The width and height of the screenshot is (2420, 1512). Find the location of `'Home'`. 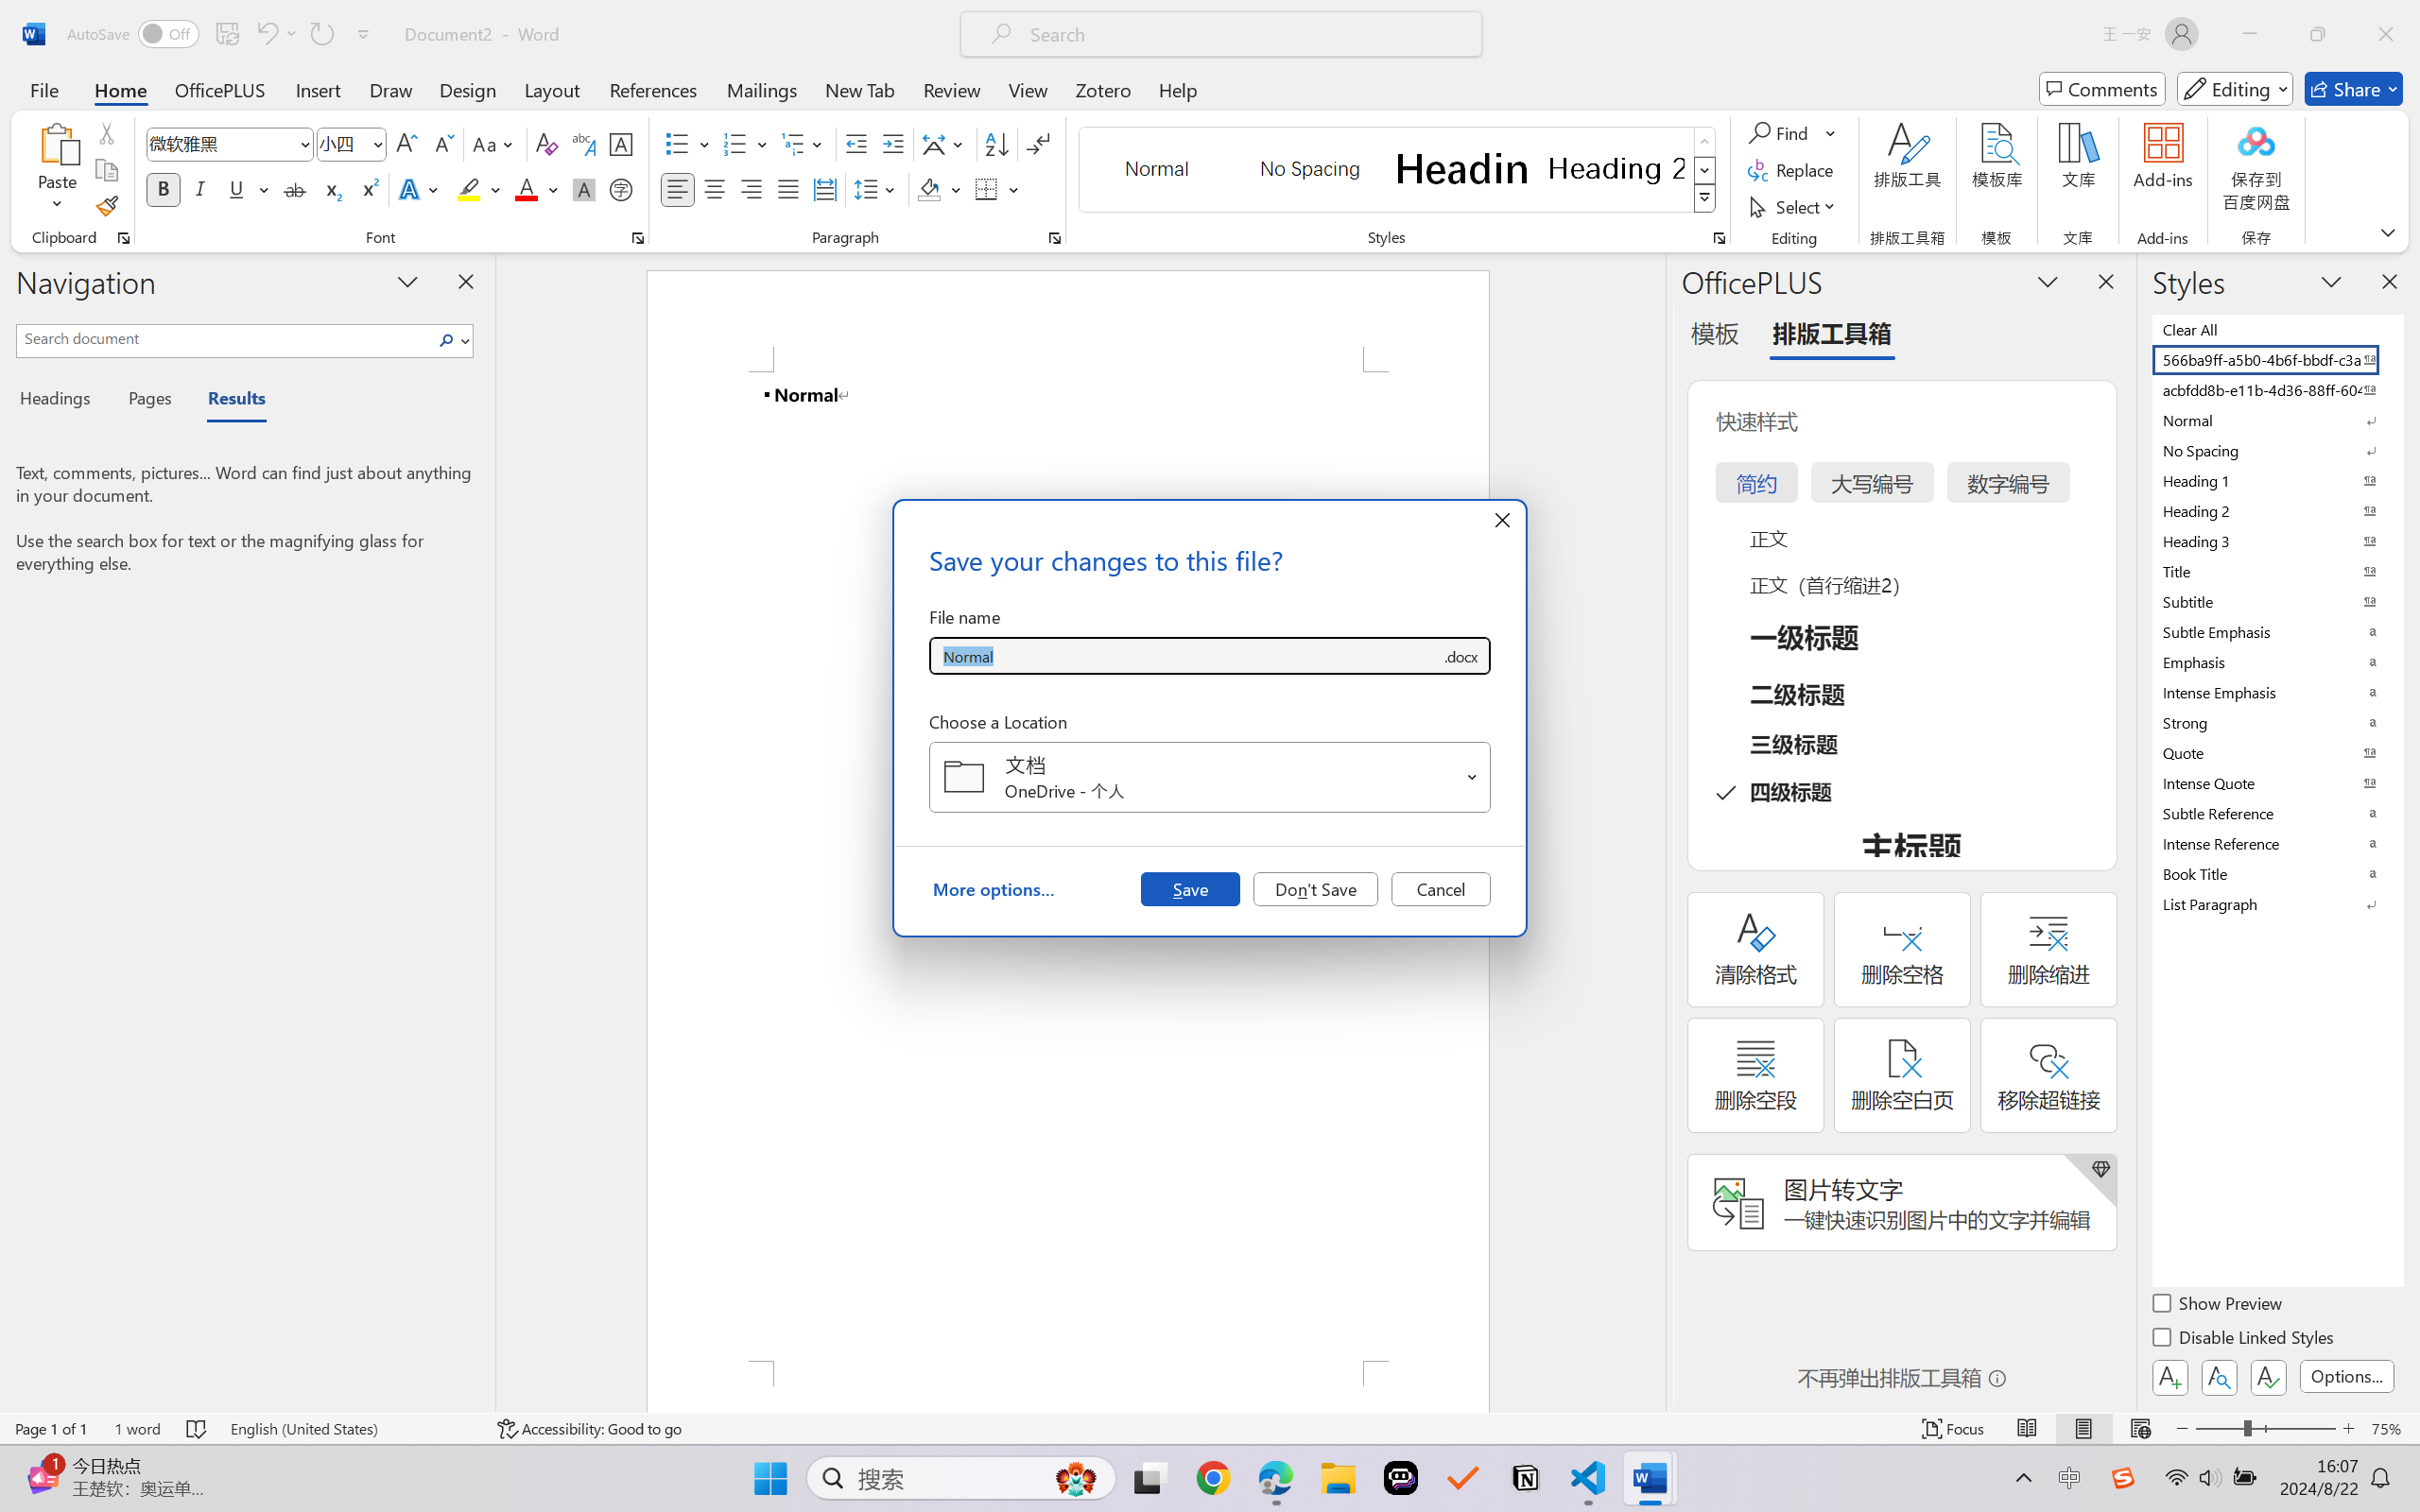

'Home' is located at coordinates (121, 88).